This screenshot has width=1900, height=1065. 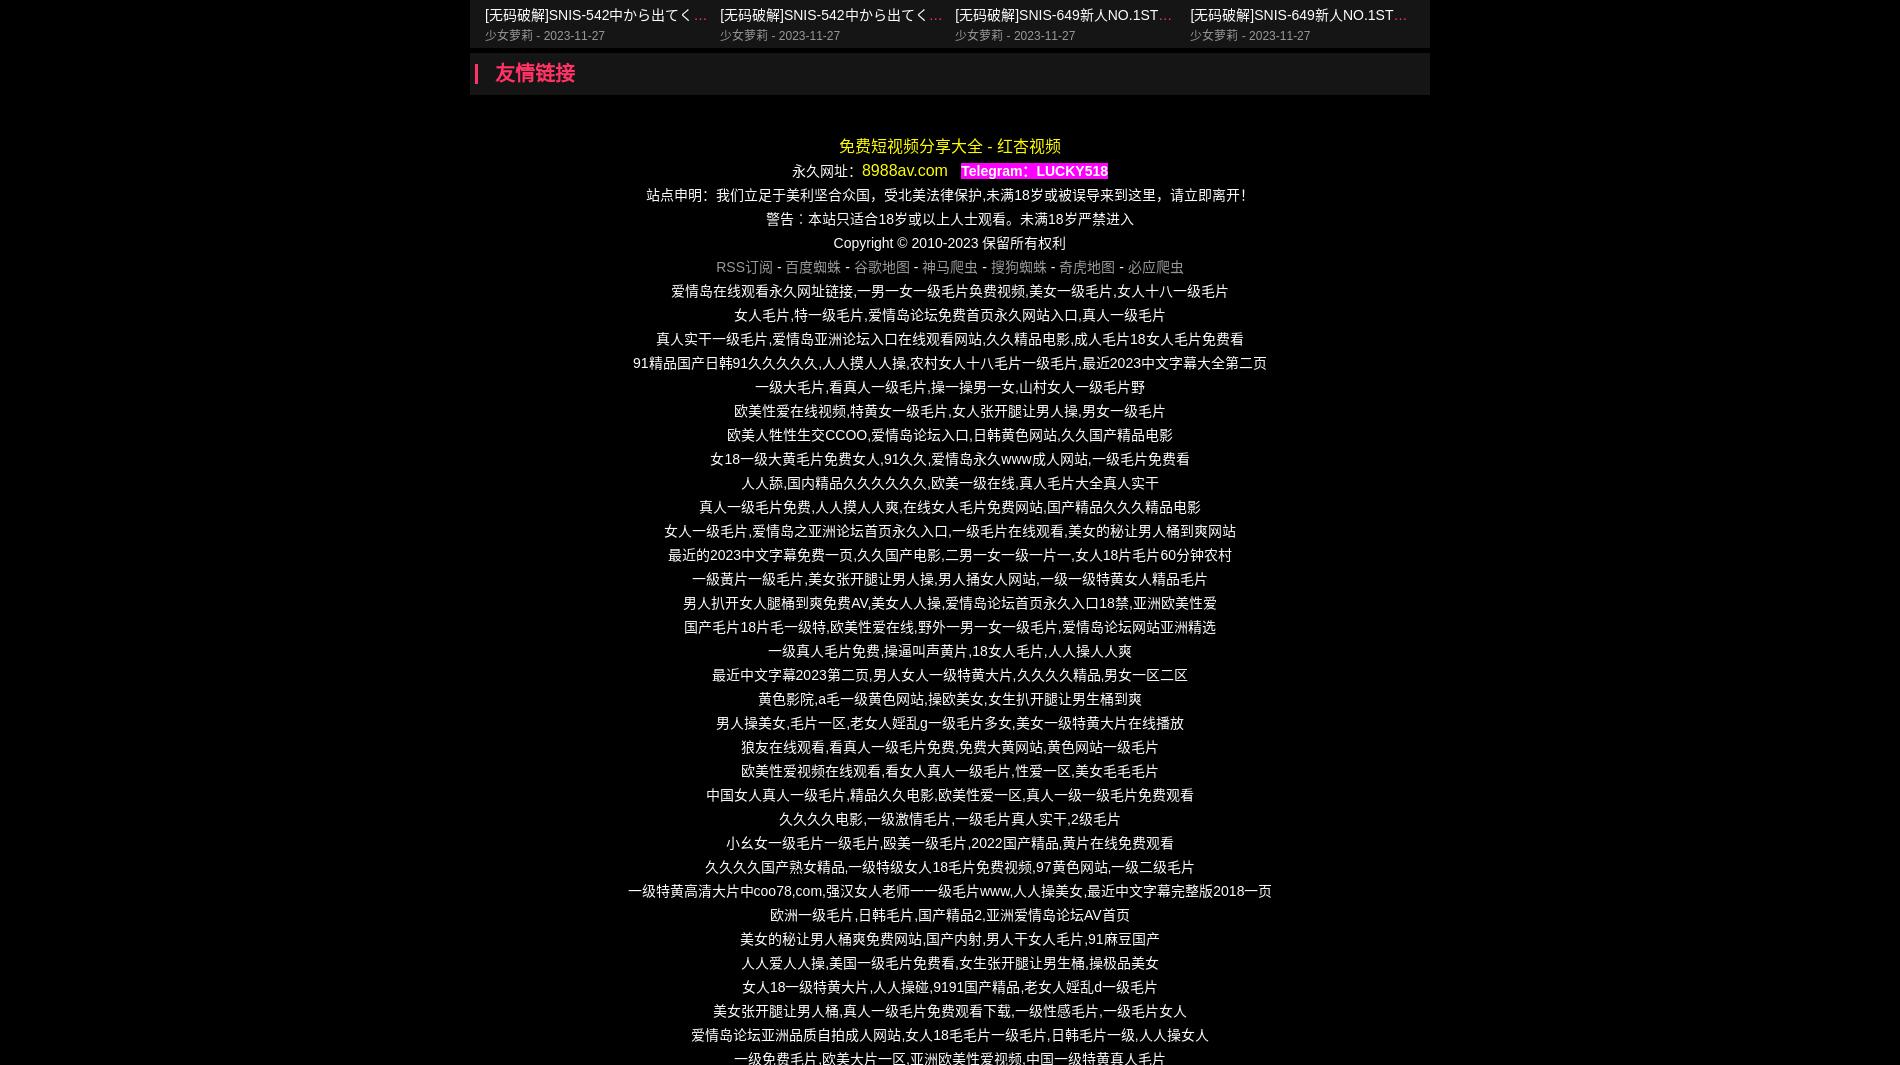 I want to click on '国产毛片18片毛一级特,欧美性爱在线,野外一男一女一级毛片,爱情岛论坛网站亚洲精选', so click(x=948, y=626).